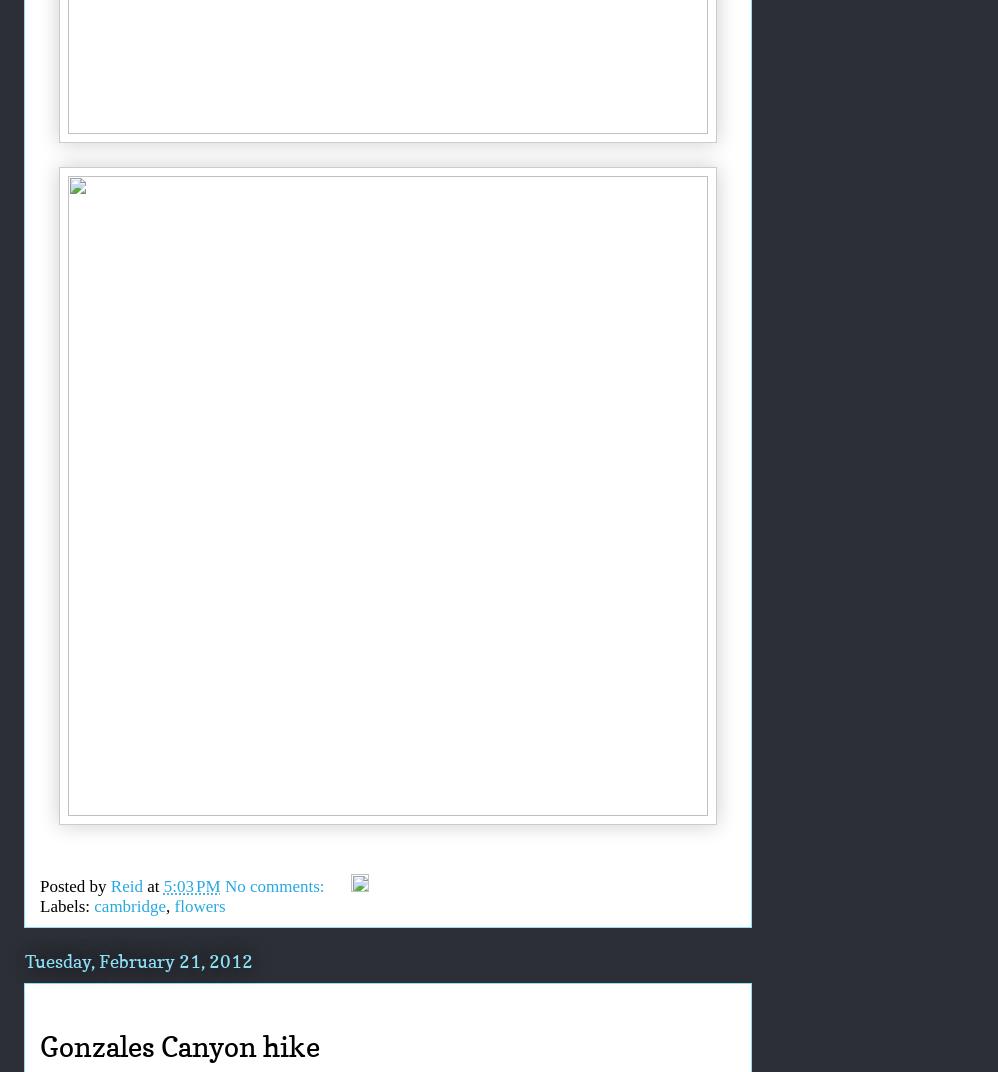  What do you see at coordinates (40, 1047) in the screenshot?
I see `'Gonzales Canyon hike'` at bounding box center [40, 1047].